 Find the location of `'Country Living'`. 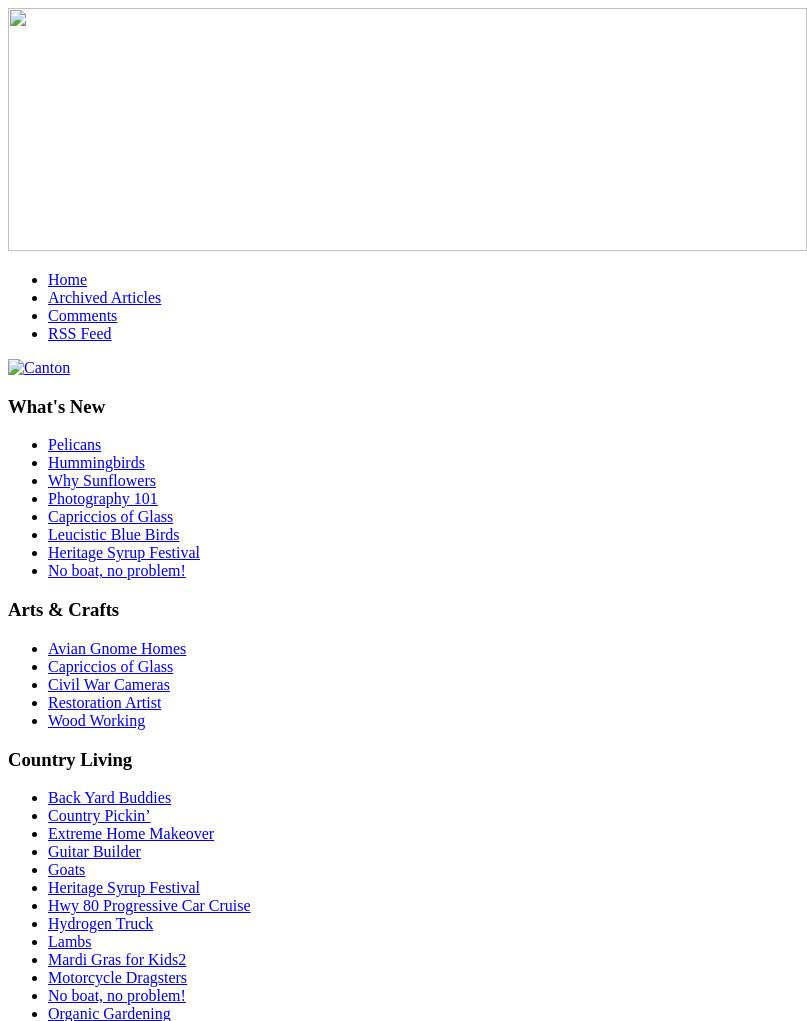

'Country Living' is located at coordinates (69, 758).